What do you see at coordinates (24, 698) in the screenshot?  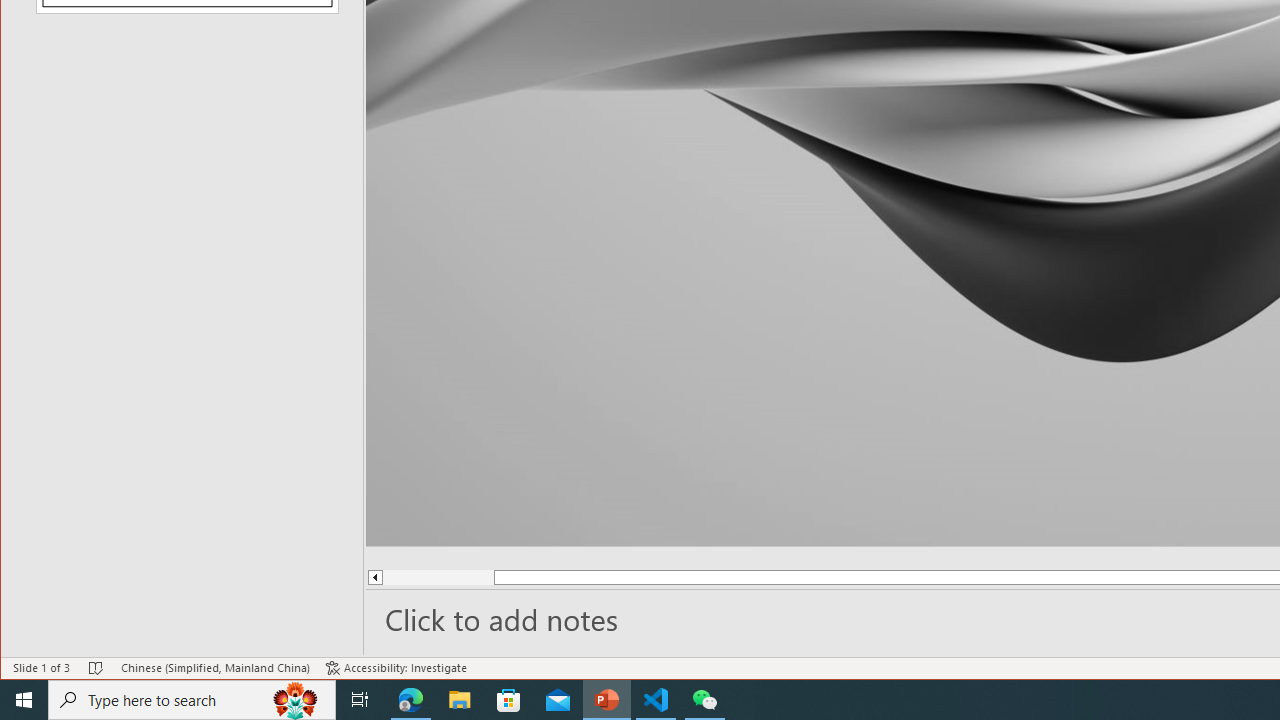 I see `'Start'` at bounding box center [24, 698].